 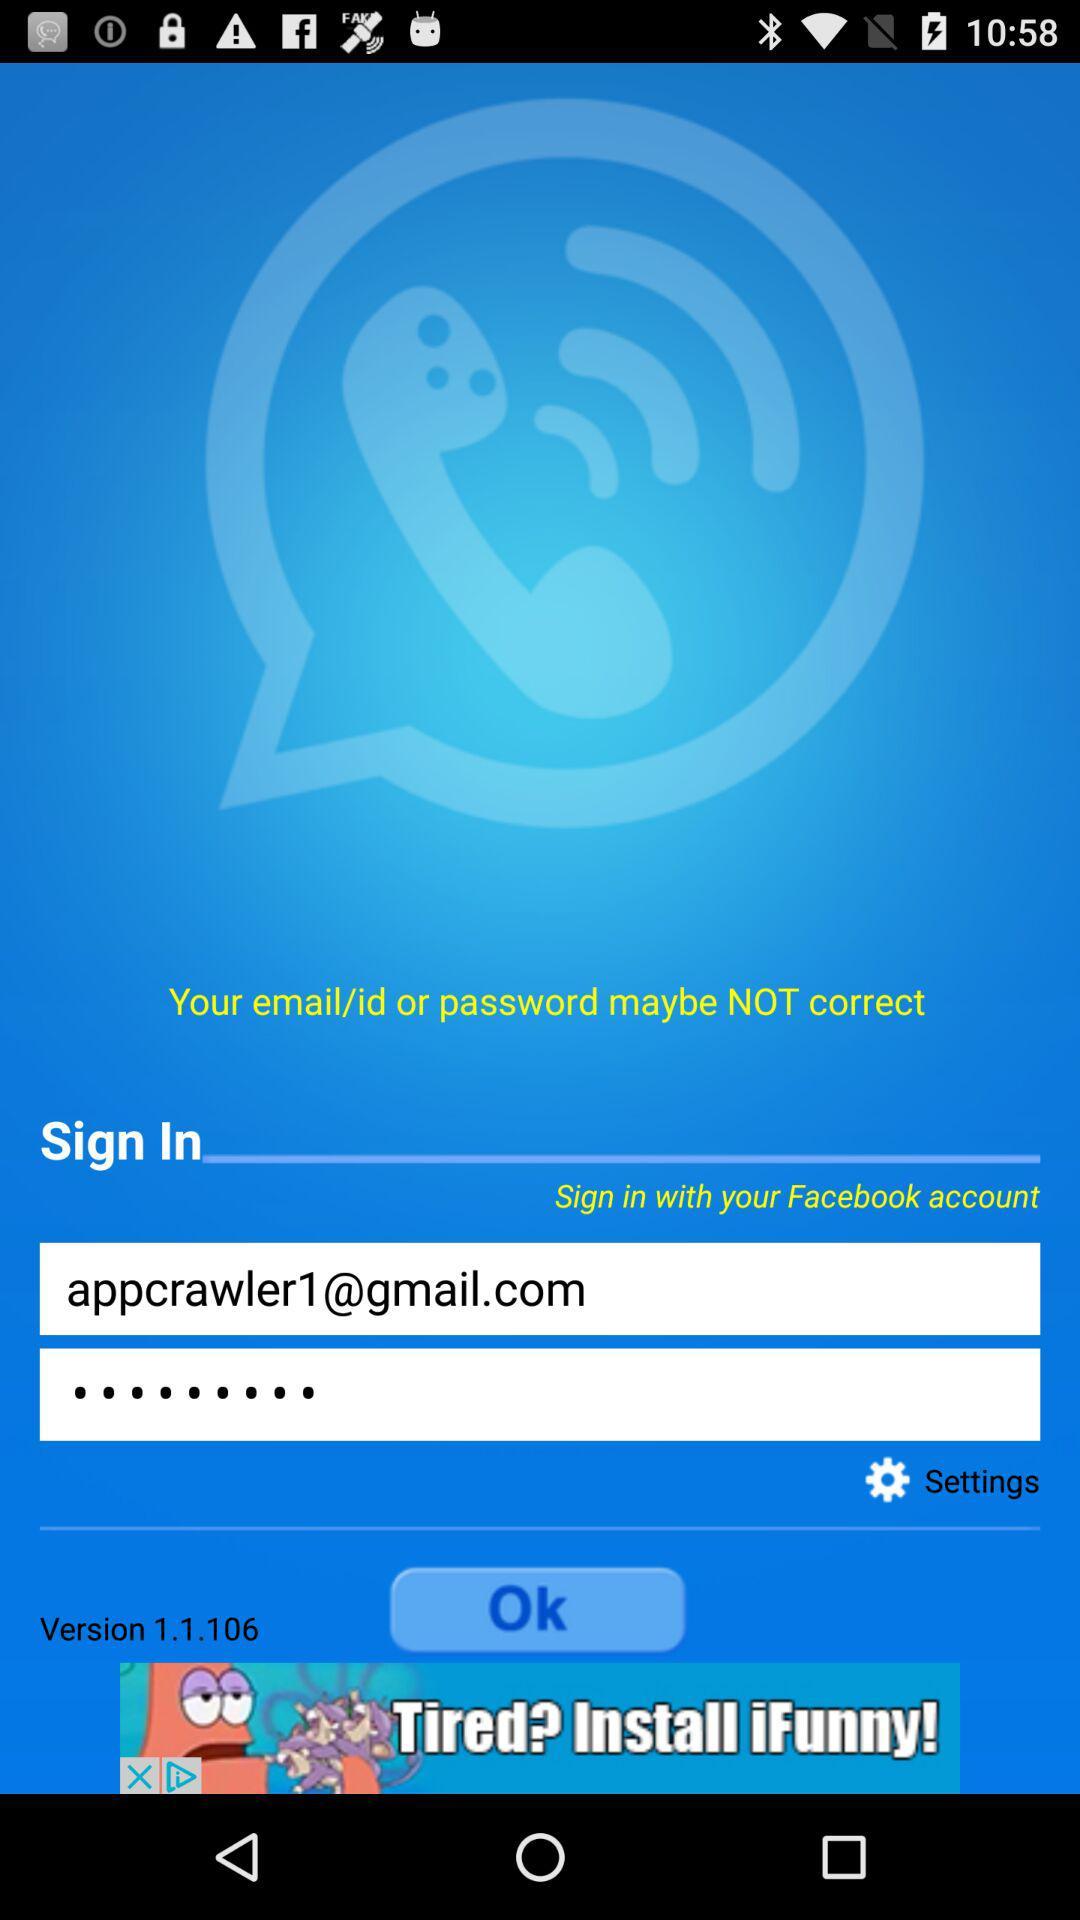 What do you see at coordinates (540, 1727) in the screenshot?
I see `advertisement` at bounding box center [540, 1727].